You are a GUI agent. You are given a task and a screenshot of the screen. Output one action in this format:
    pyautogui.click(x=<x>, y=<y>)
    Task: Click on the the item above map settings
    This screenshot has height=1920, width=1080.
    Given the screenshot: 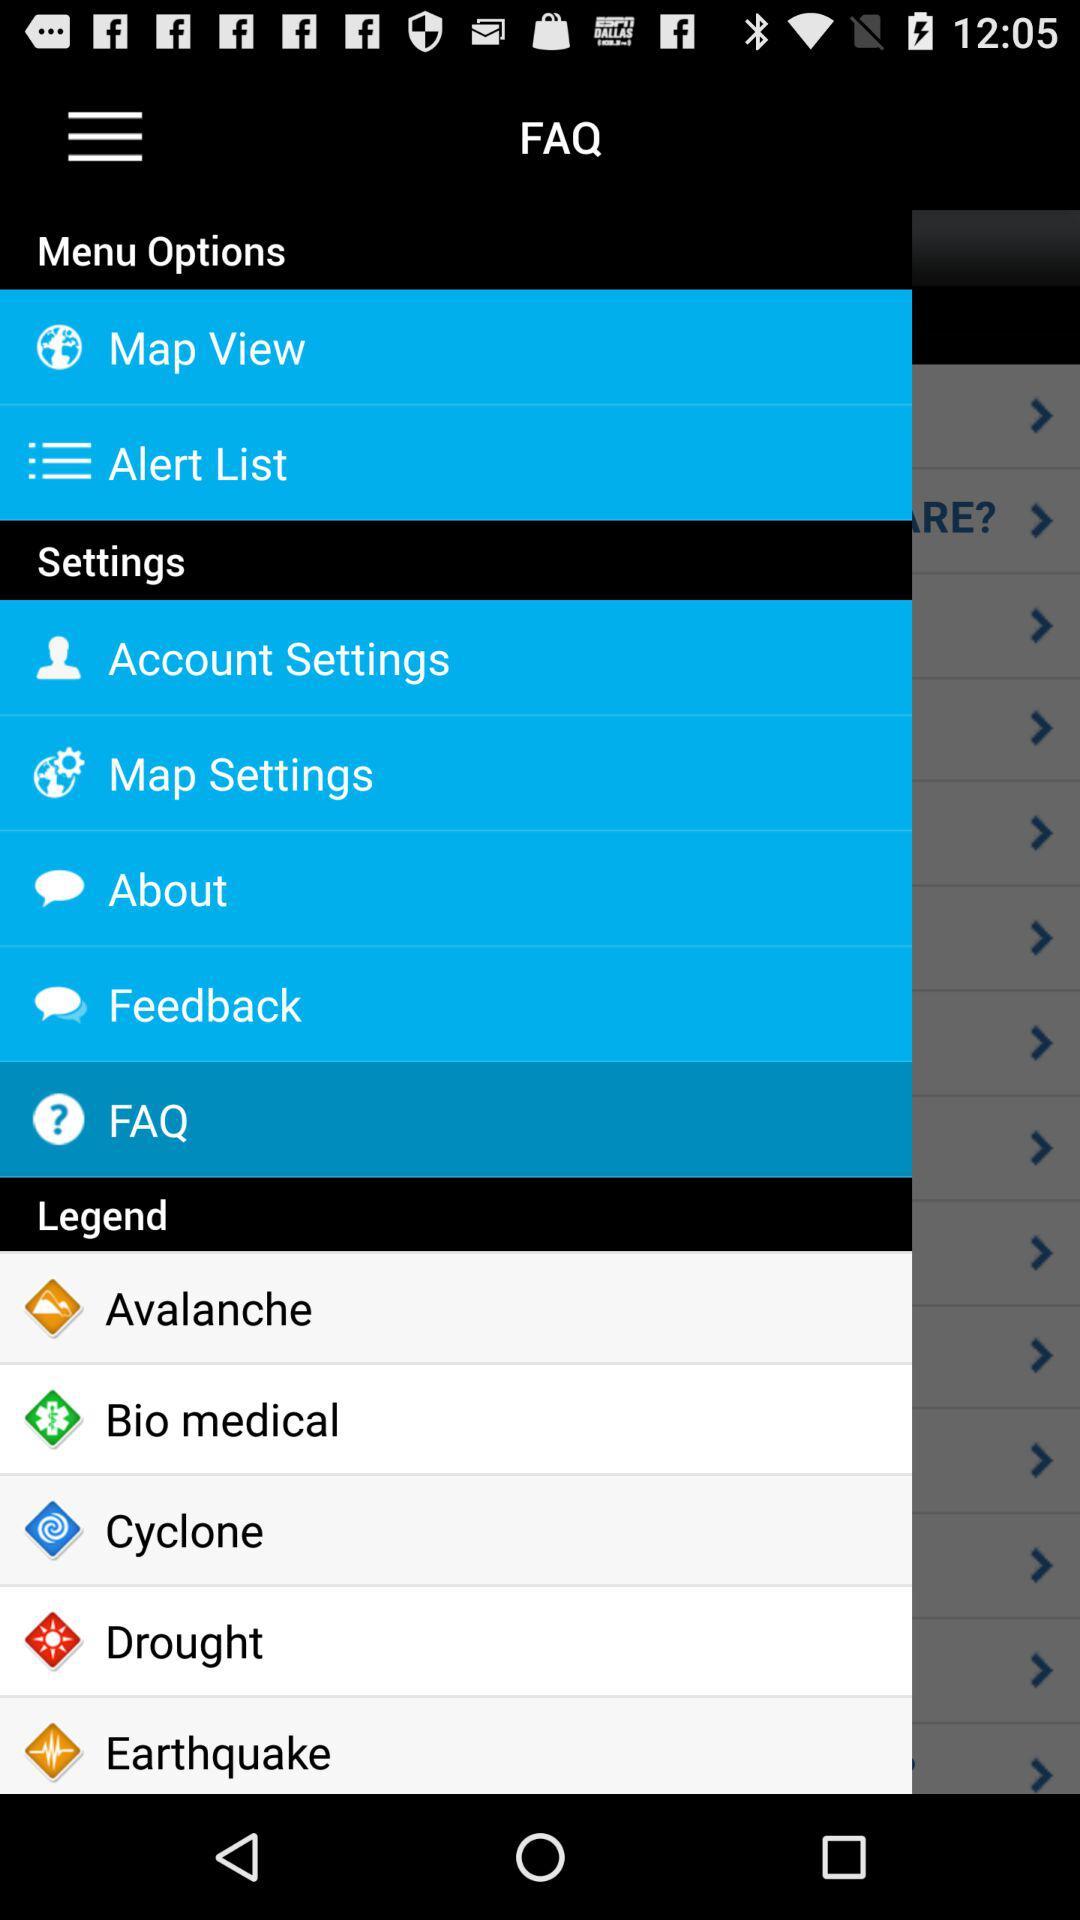 What is the action you would take?
    pyautogui.click(x=455, y=657)
    